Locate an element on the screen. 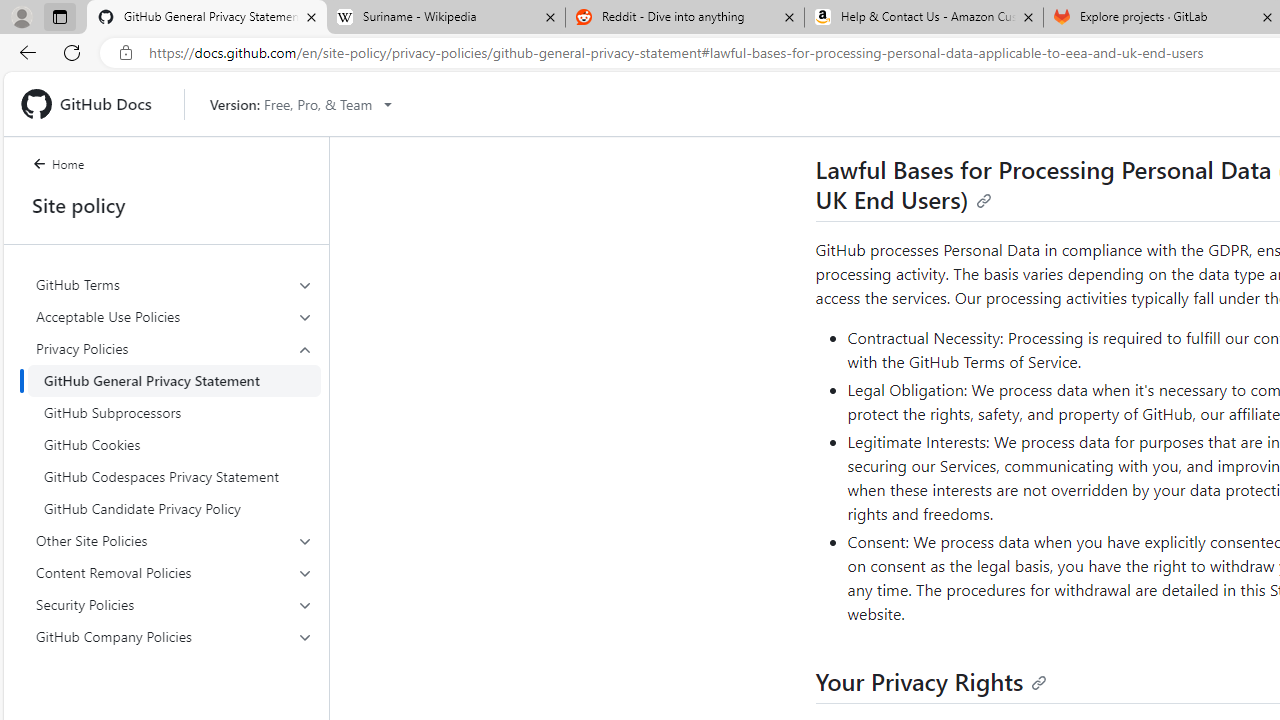 The image size is (1280, 720). 'GitHub Company Policies' is located at coordinates (174, 636).